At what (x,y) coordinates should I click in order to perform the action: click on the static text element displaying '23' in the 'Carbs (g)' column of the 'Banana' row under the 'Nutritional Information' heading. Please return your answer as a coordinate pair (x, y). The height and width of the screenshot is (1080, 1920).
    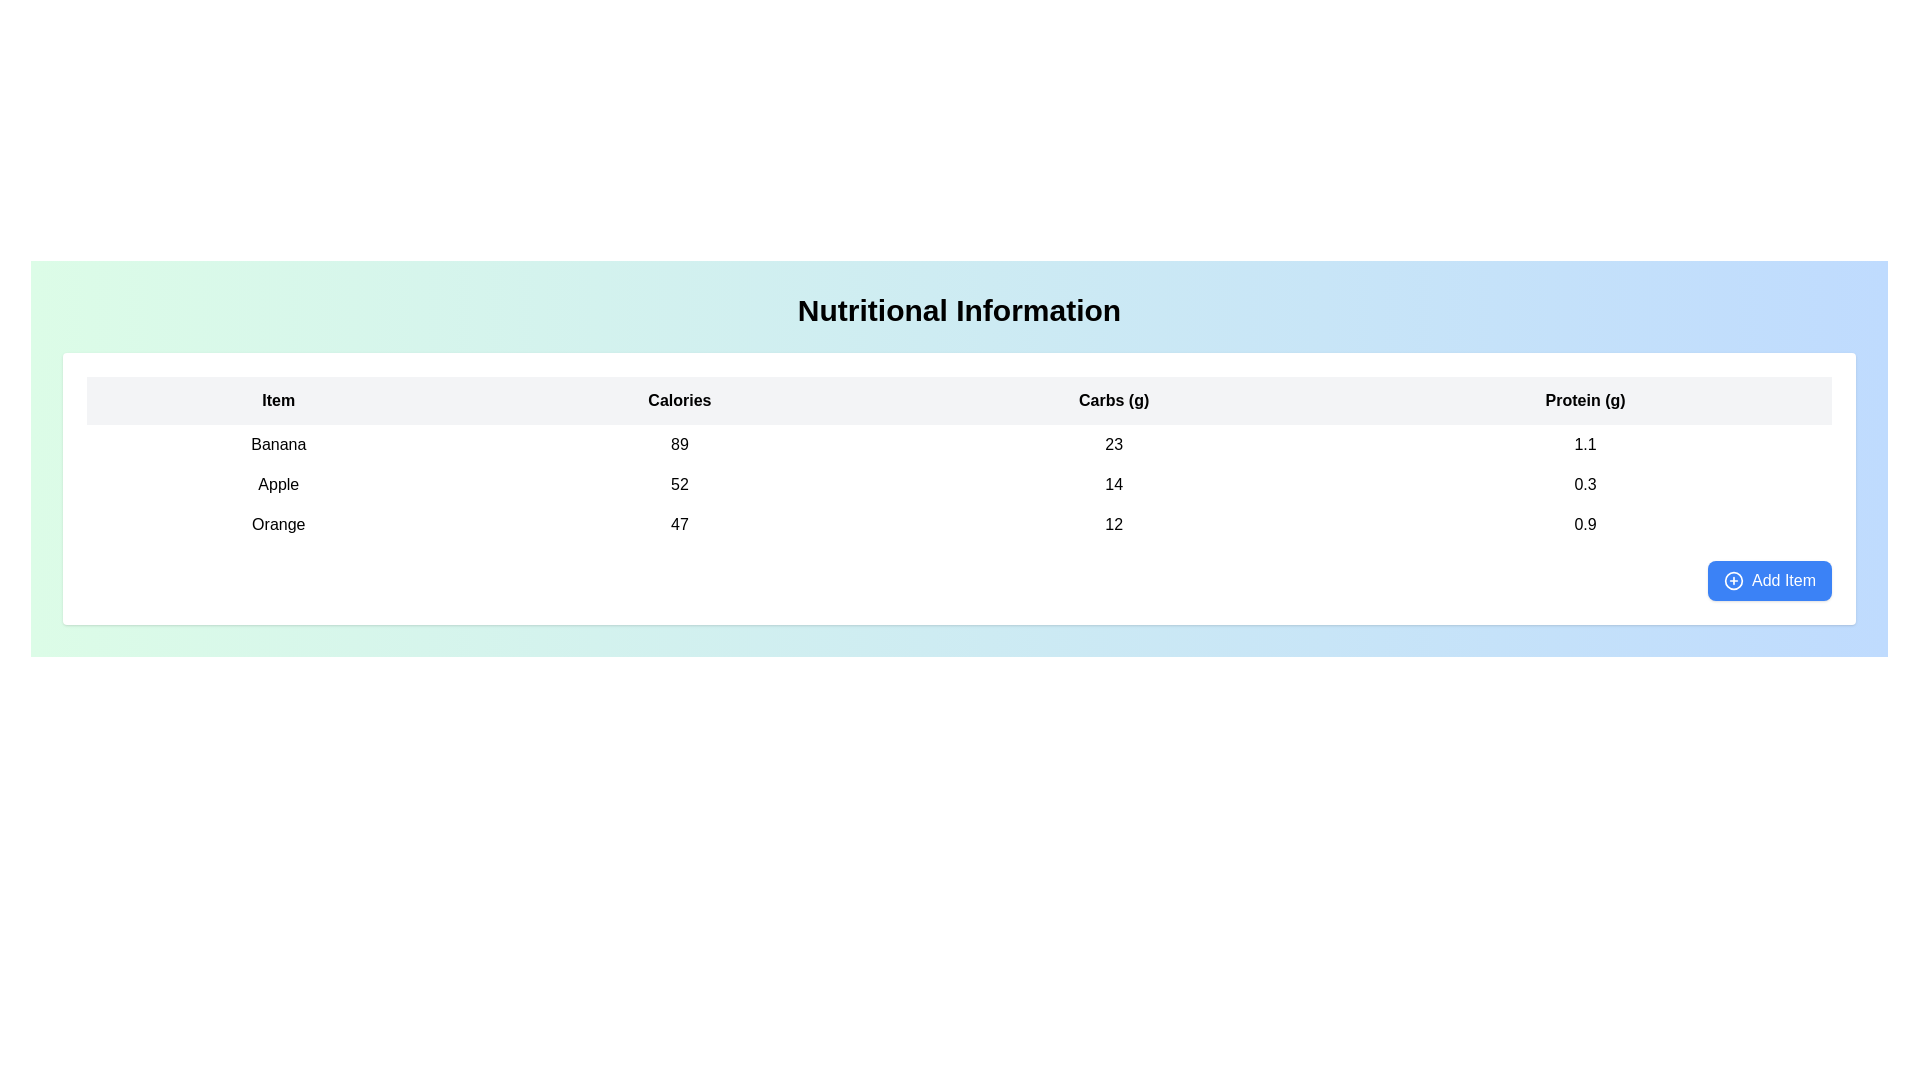
    Looking at the image, I should click on (1113, 443).